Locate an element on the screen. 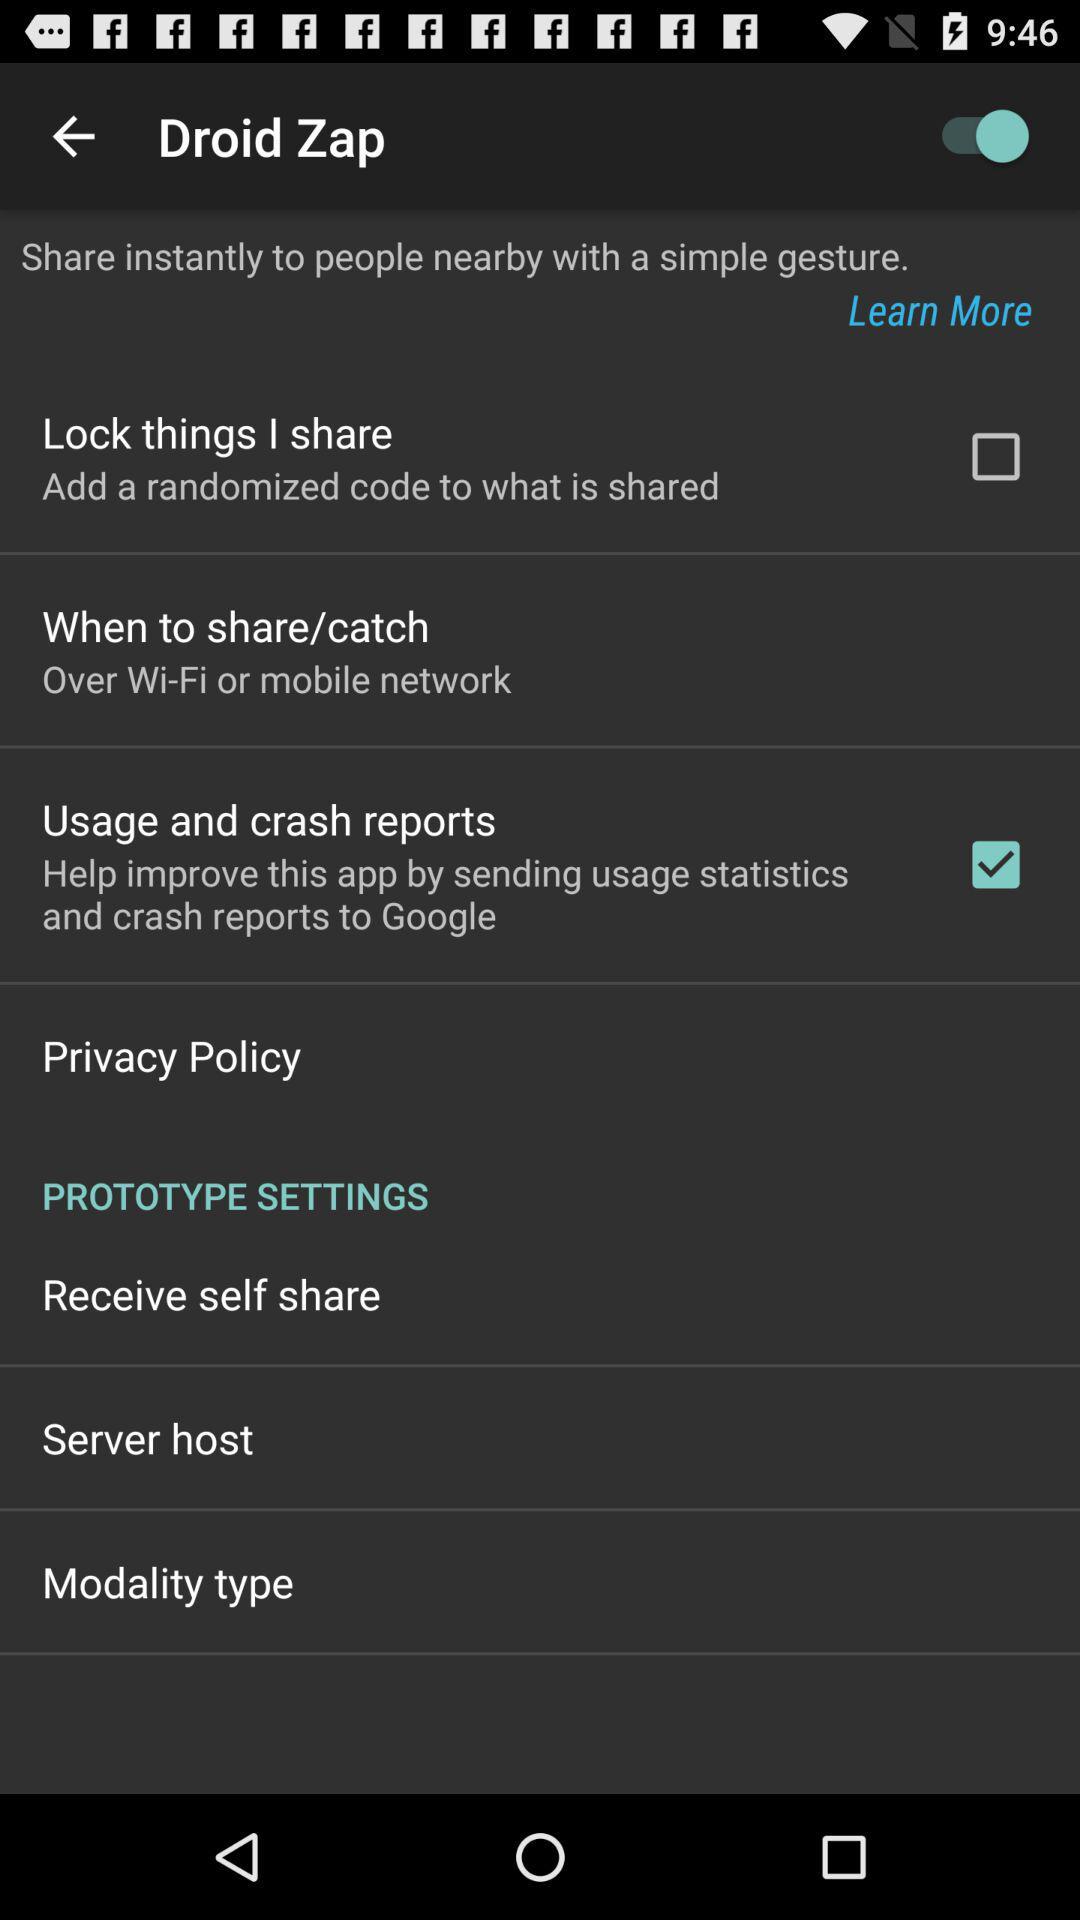 This screenshot has width=1080, height=1920. the icon next to the droid zap is located at coordinates (72, 135).